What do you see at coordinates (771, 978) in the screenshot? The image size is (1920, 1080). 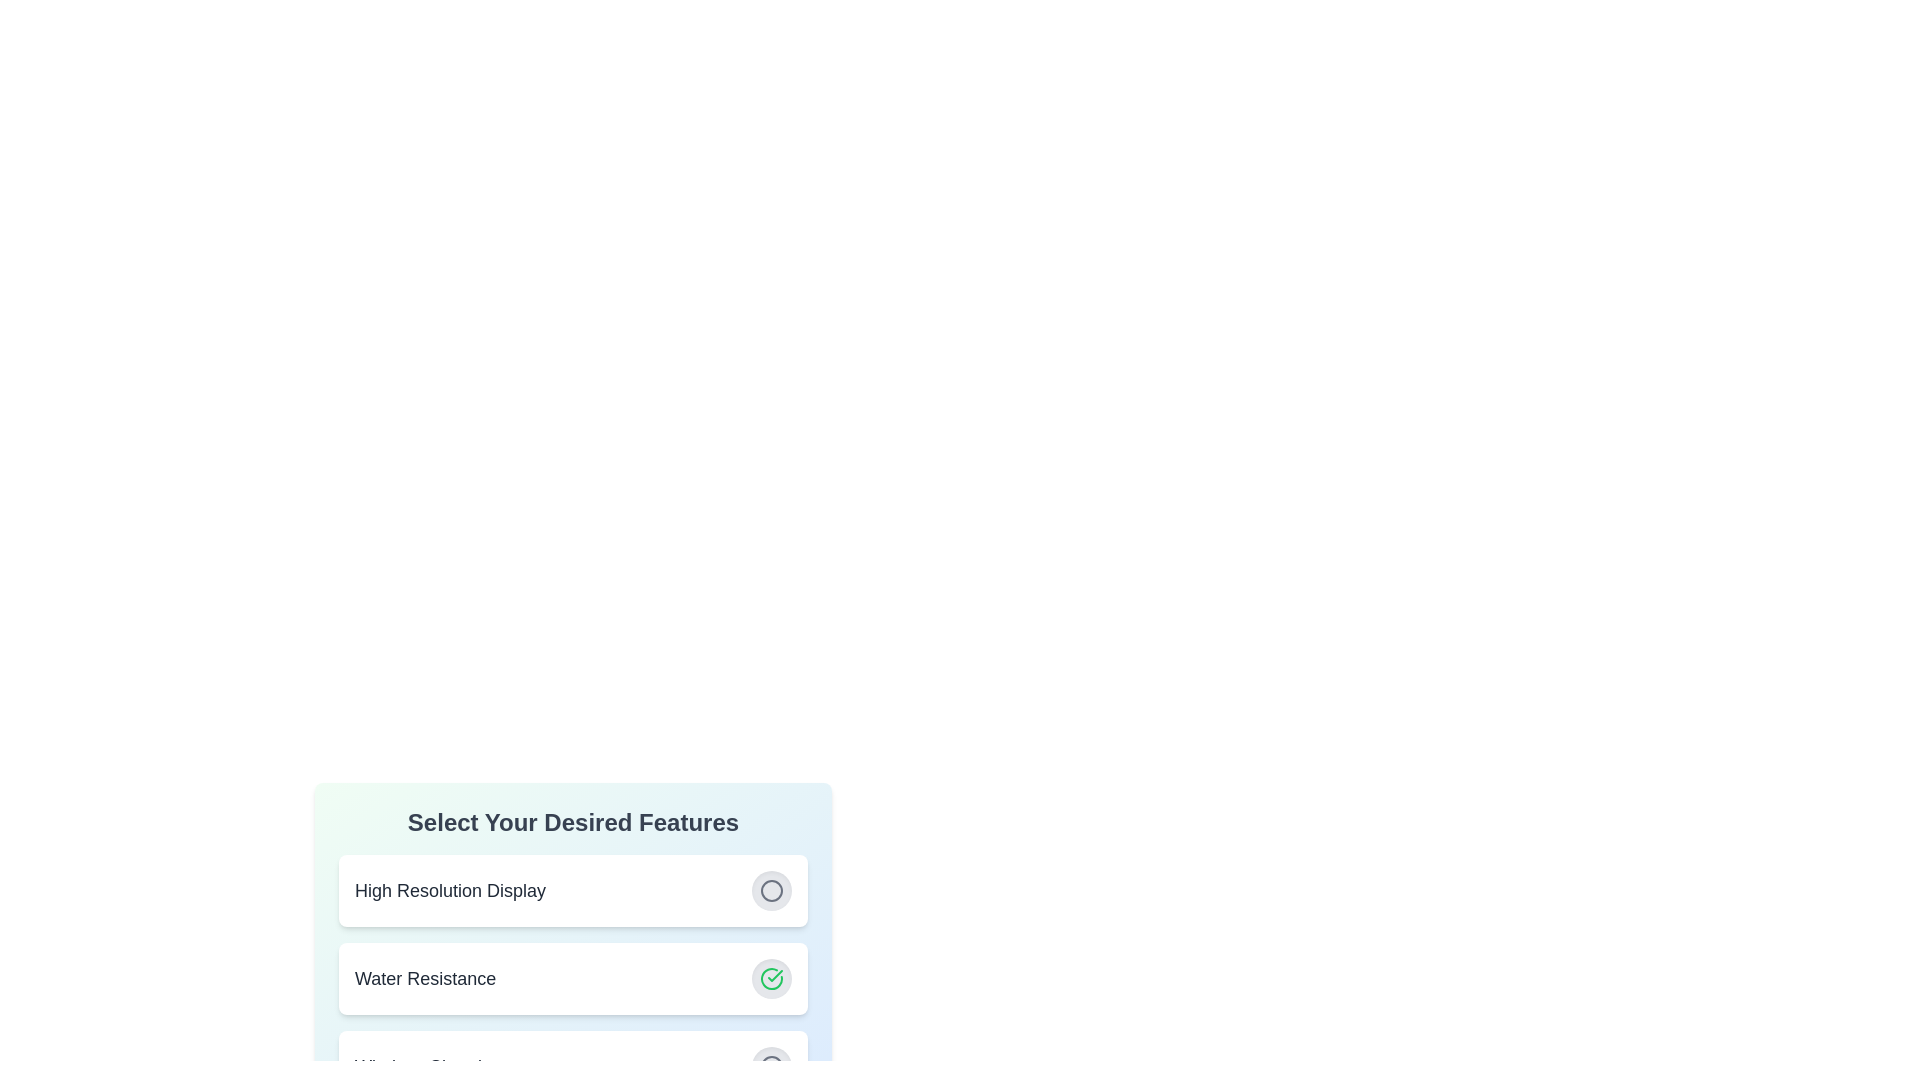 I see `the selected state icon for the 'Water Resistance' feature` at bounding box center [771, 978].